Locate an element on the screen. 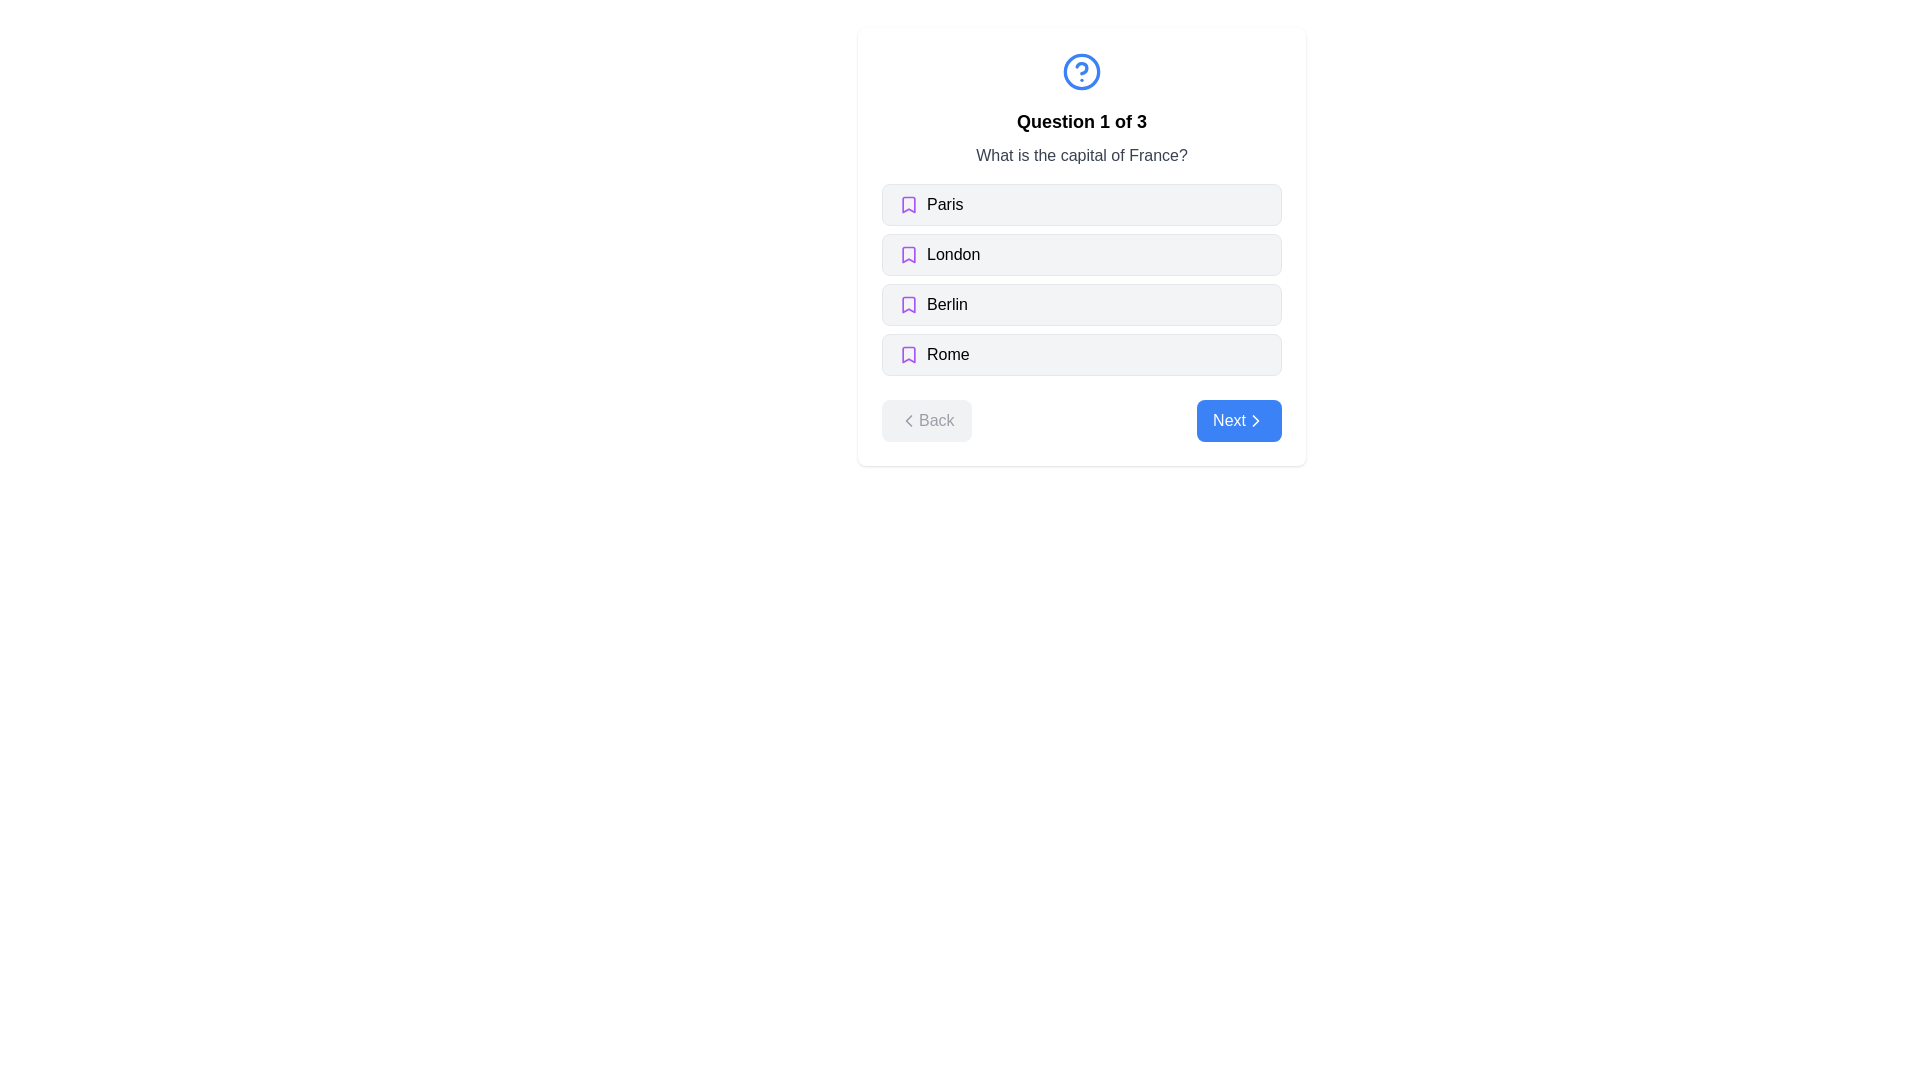 Image resolution: width=1920 pixels, height=1080 pixels. the second selectable option in the vertical list of answers, which is the option 'London', to record the selection for the question 'What is the capital of France?' is located at coordinates (1080, 245).